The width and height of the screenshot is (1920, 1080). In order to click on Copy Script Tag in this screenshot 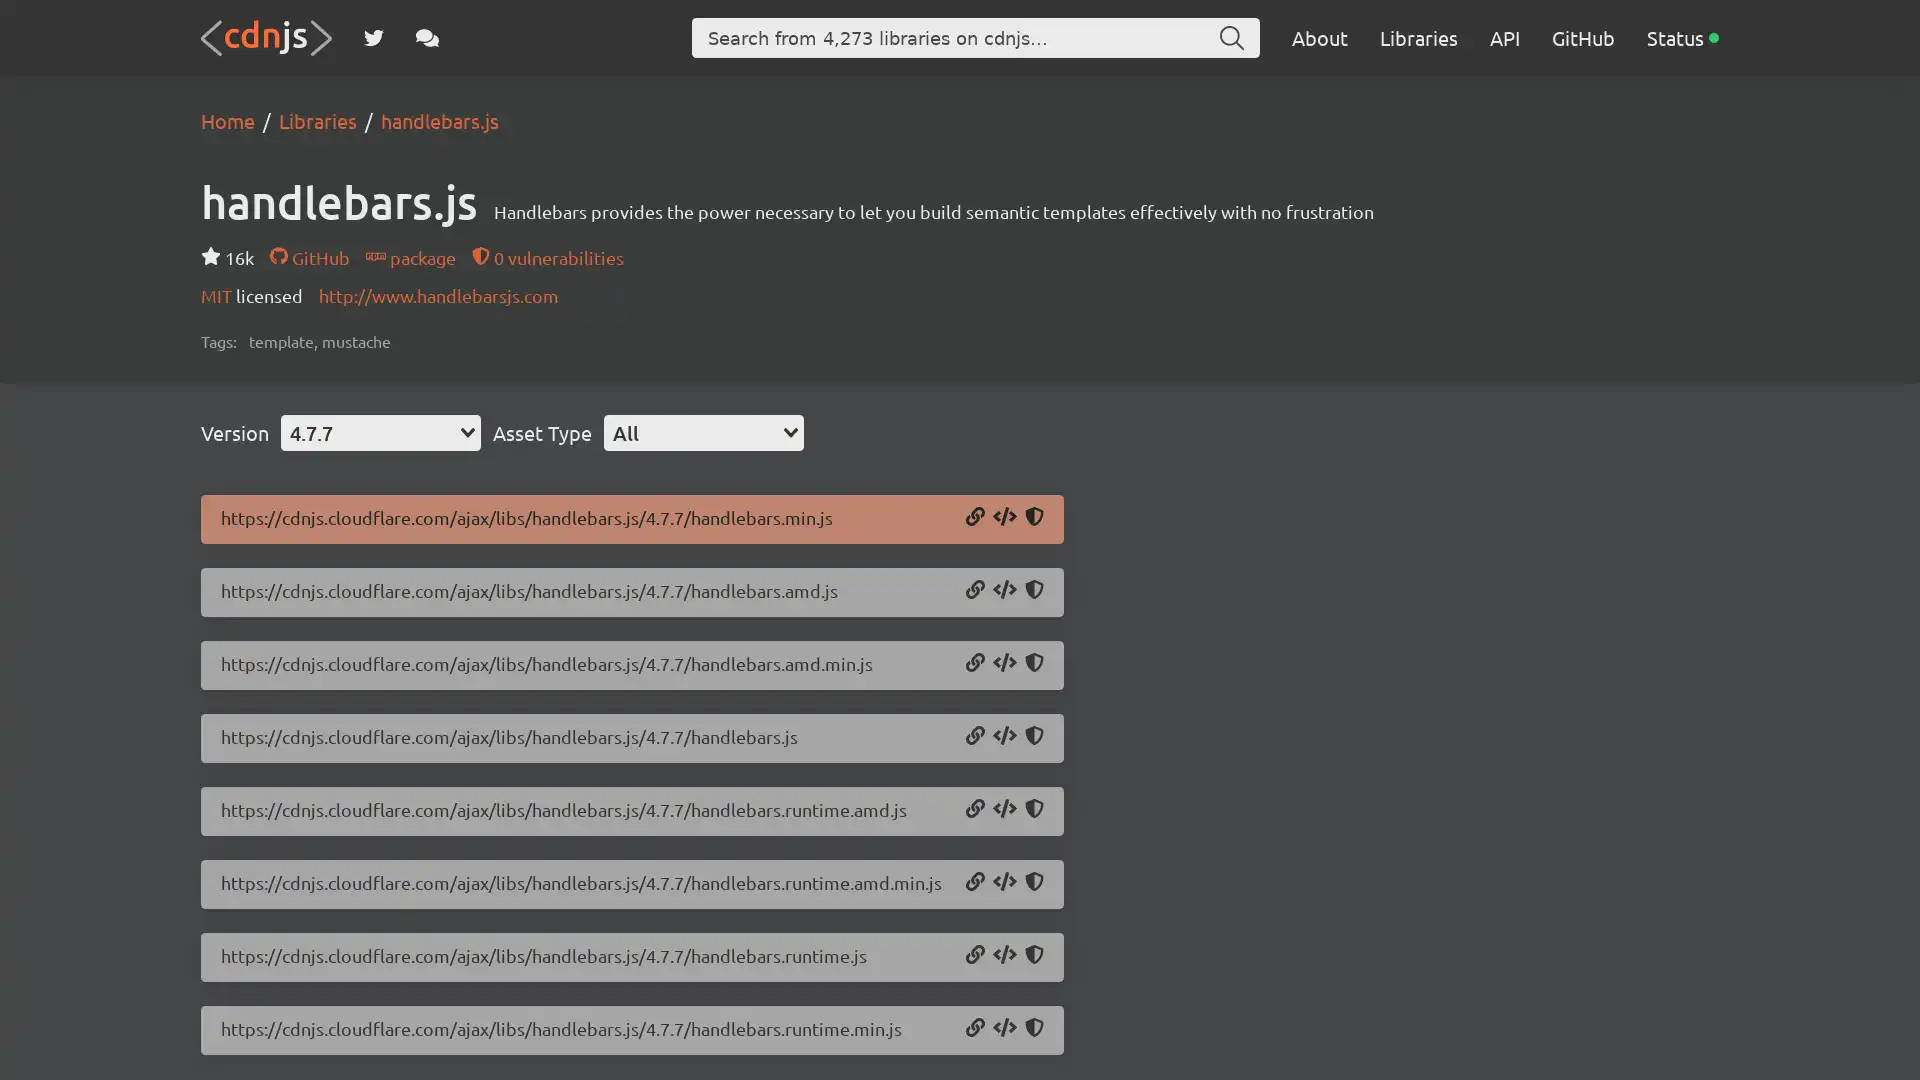, I will do `click(1004, 664)`.